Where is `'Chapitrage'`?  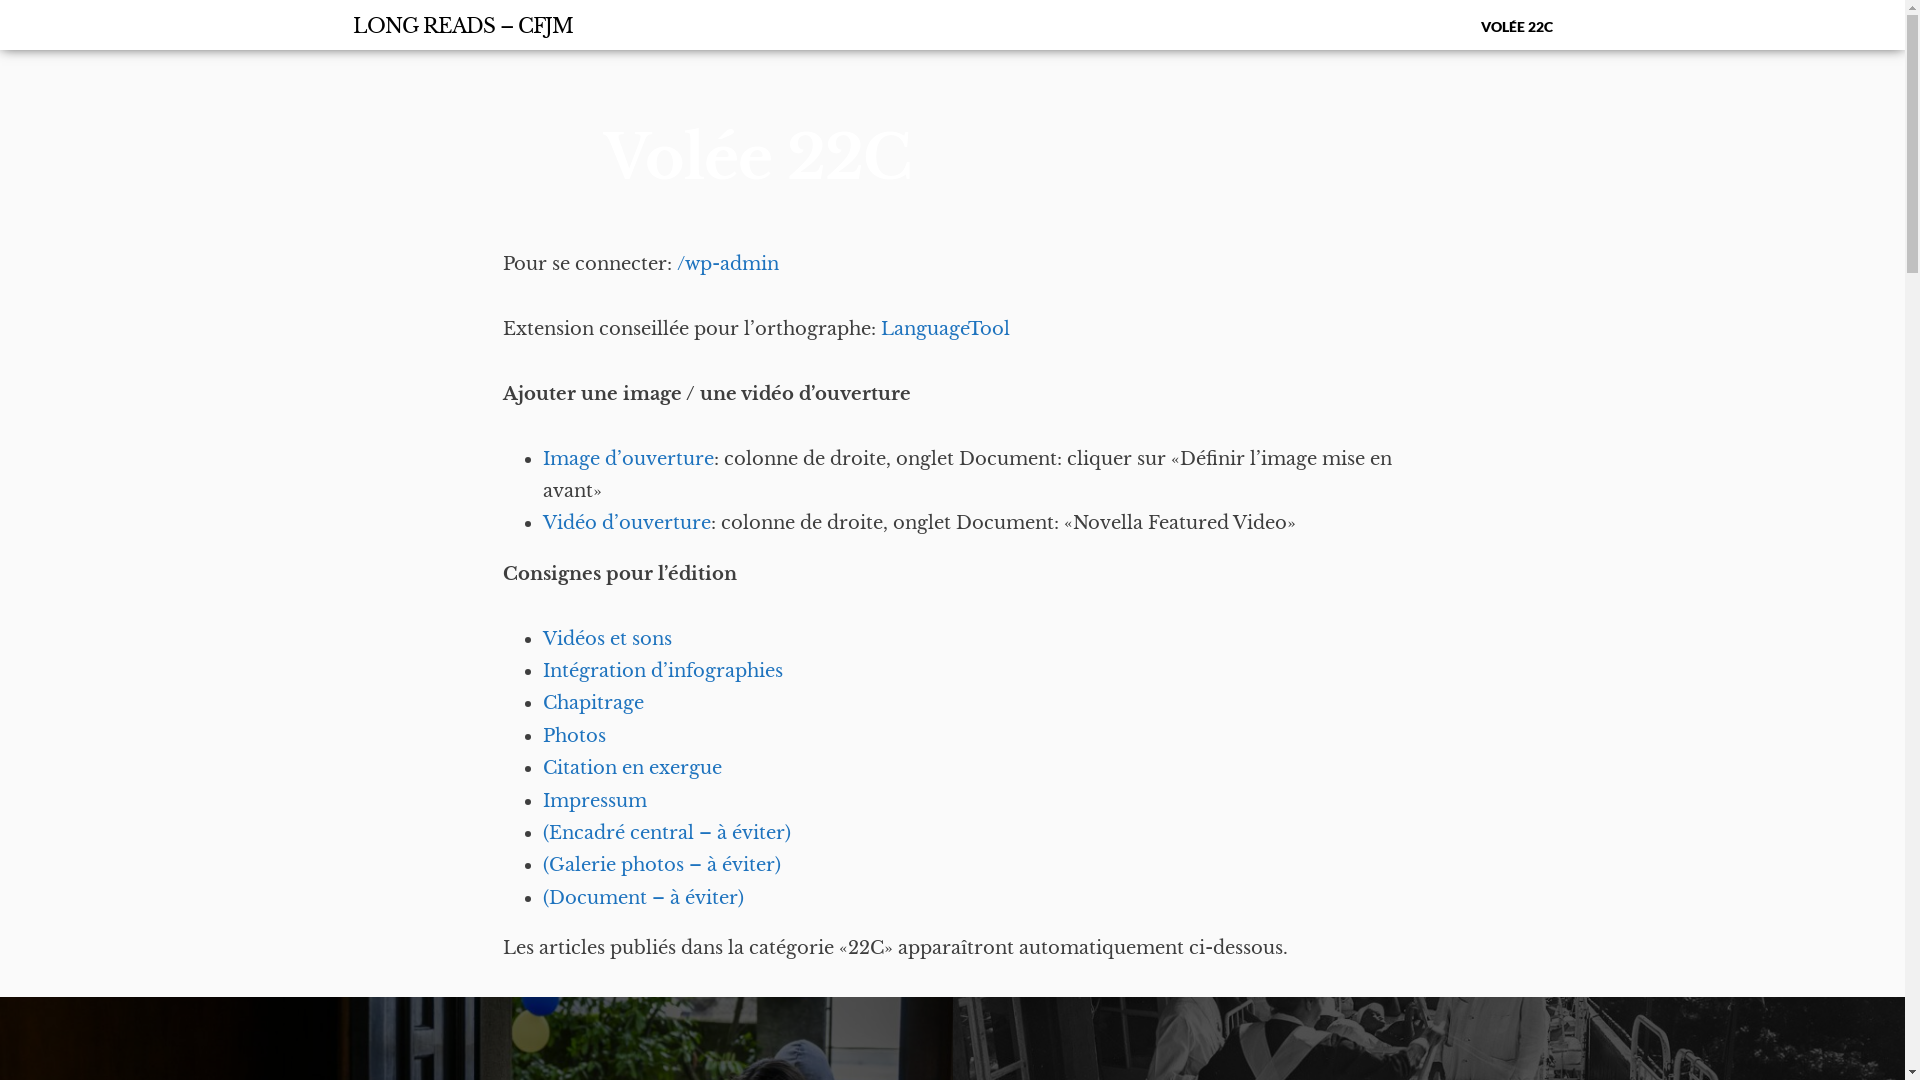 'Chapitrage' is located at coordinates (591, 701).